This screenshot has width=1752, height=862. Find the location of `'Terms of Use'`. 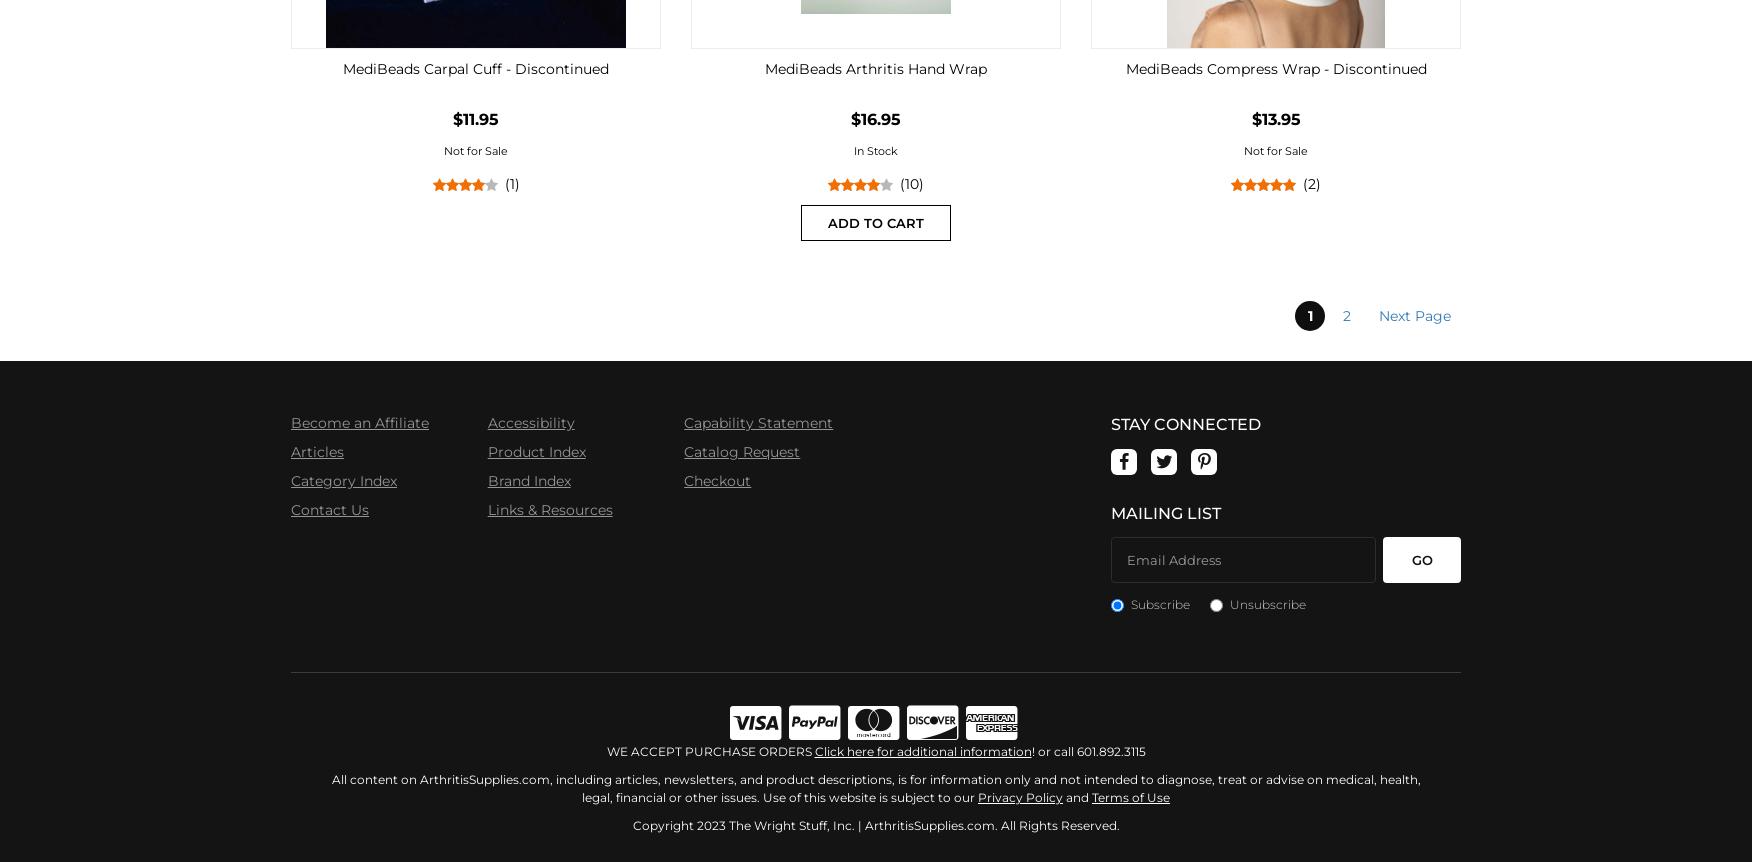

'Terms of Use' is located at coordinates (1129, 796).